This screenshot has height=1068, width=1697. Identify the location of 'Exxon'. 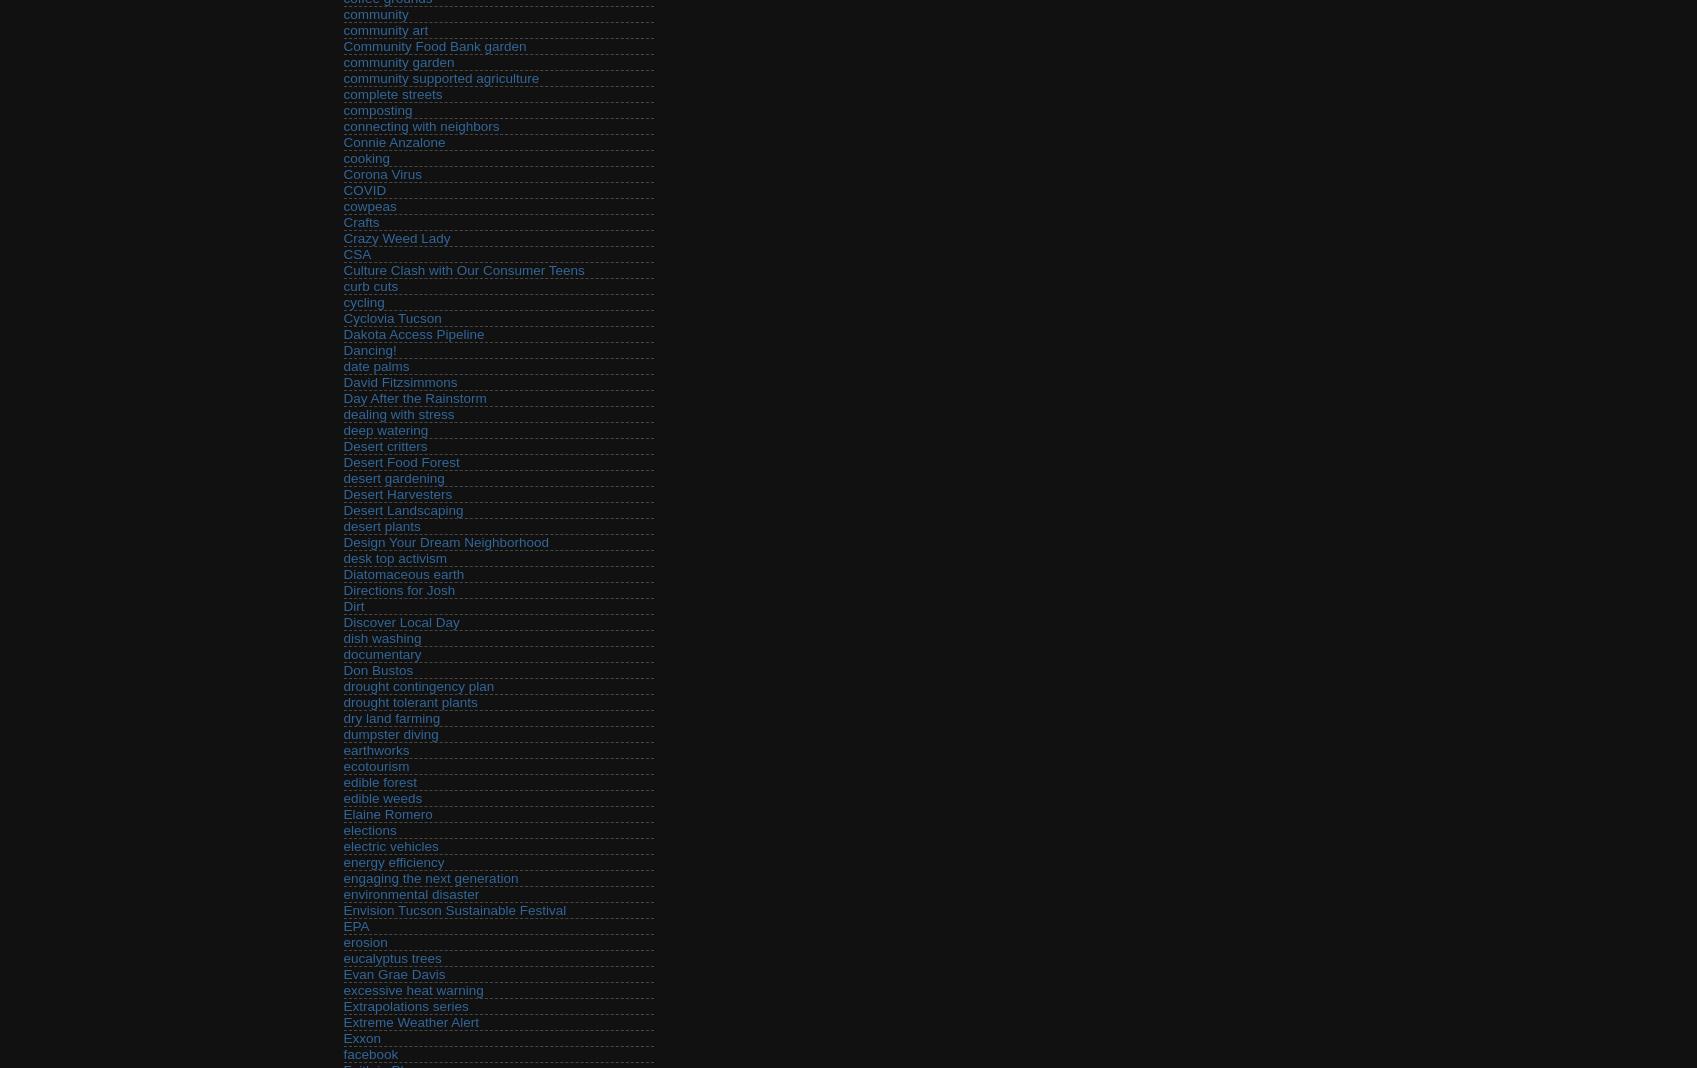
(361, 1038).